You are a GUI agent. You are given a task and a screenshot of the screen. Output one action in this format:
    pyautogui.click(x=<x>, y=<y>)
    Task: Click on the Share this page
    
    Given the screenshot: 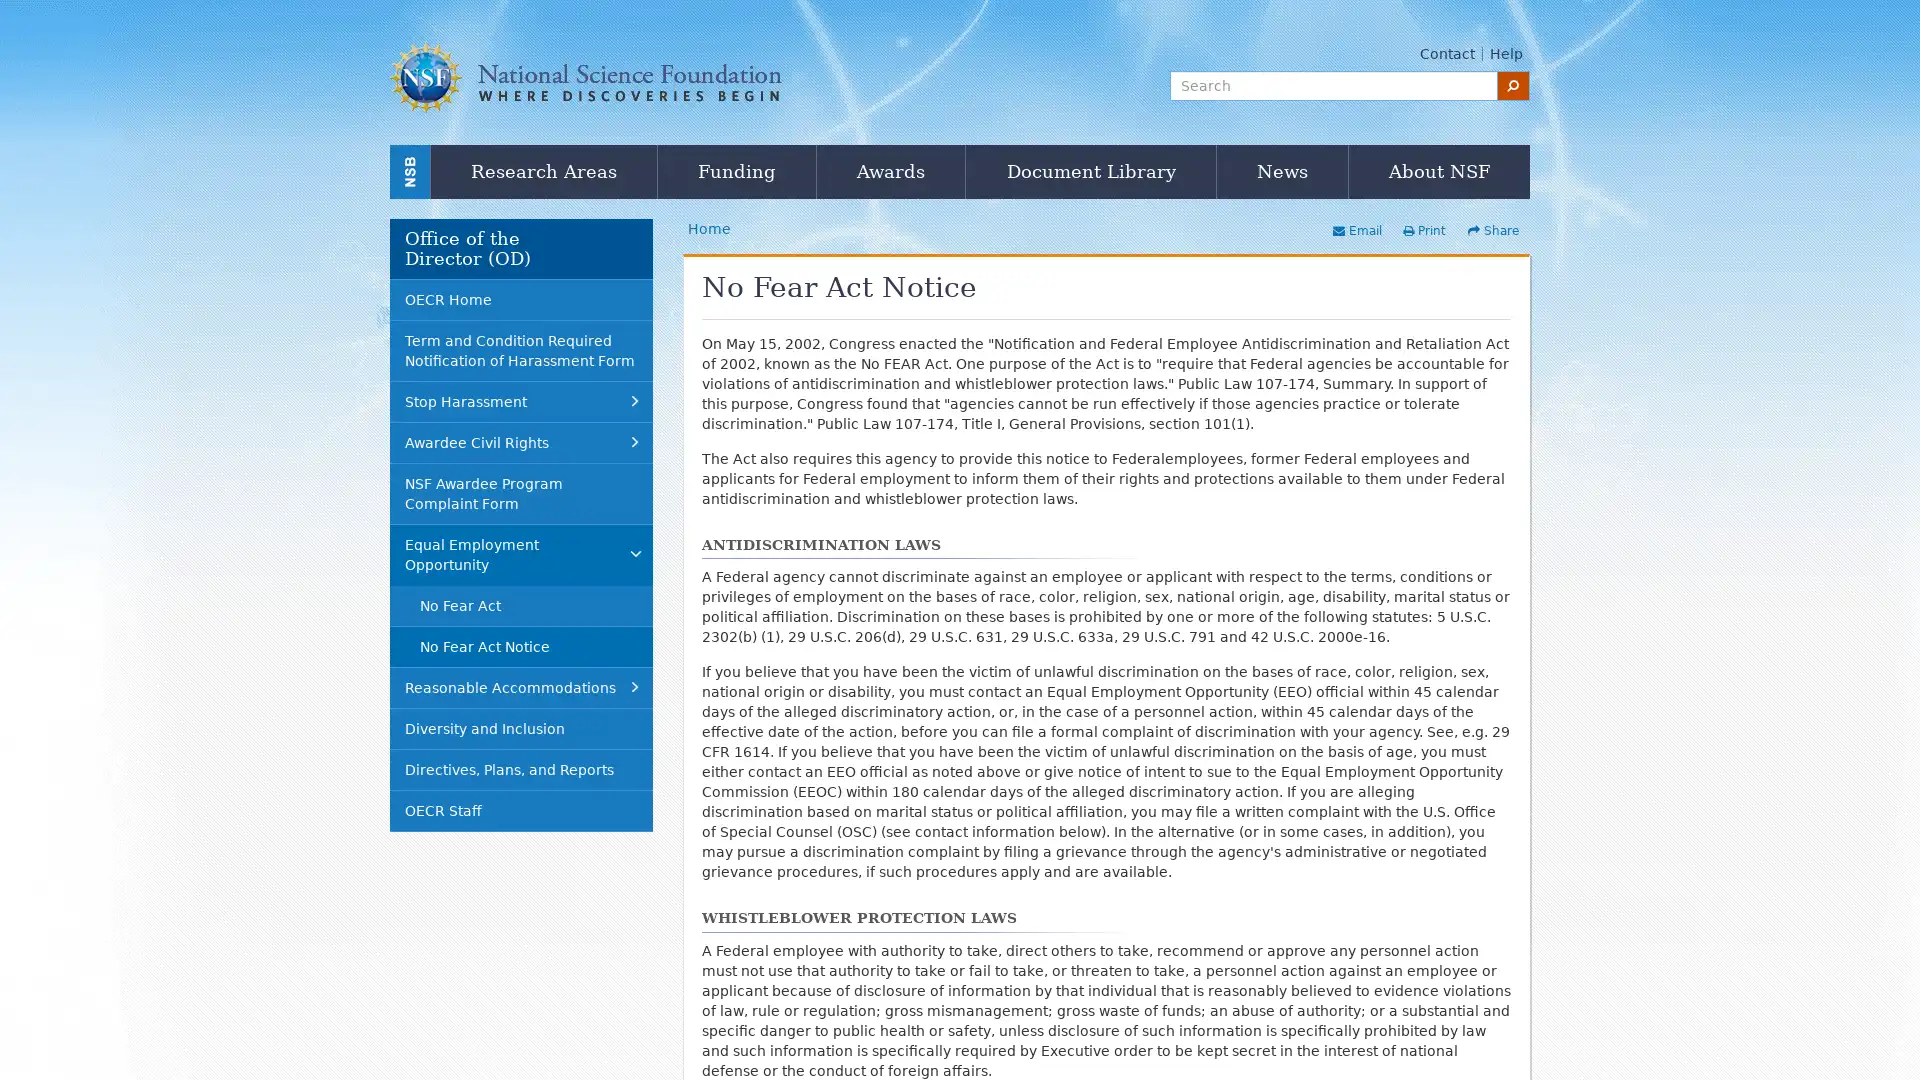 What is the action you would take?
    pyautogui.click(x=1492, y=230)
    